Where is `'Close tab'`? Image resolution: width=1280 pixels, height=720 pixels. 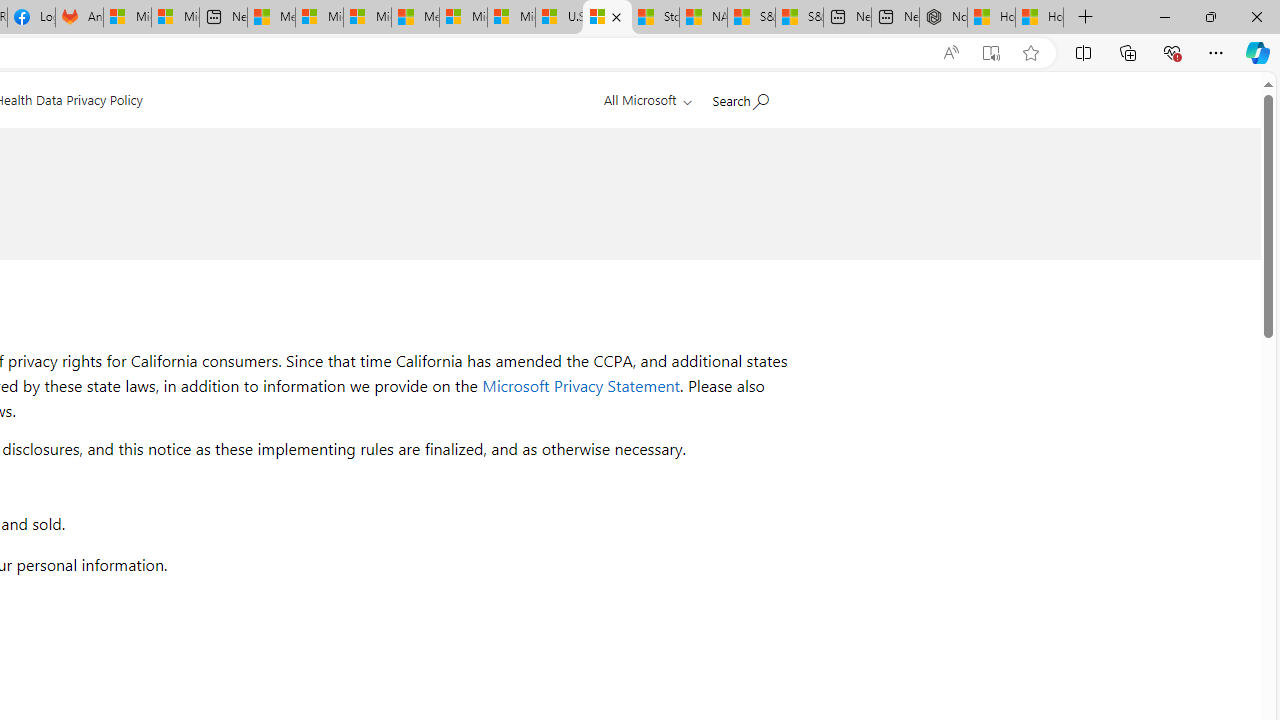
'Close tab' is located at coordinates (615, 17).